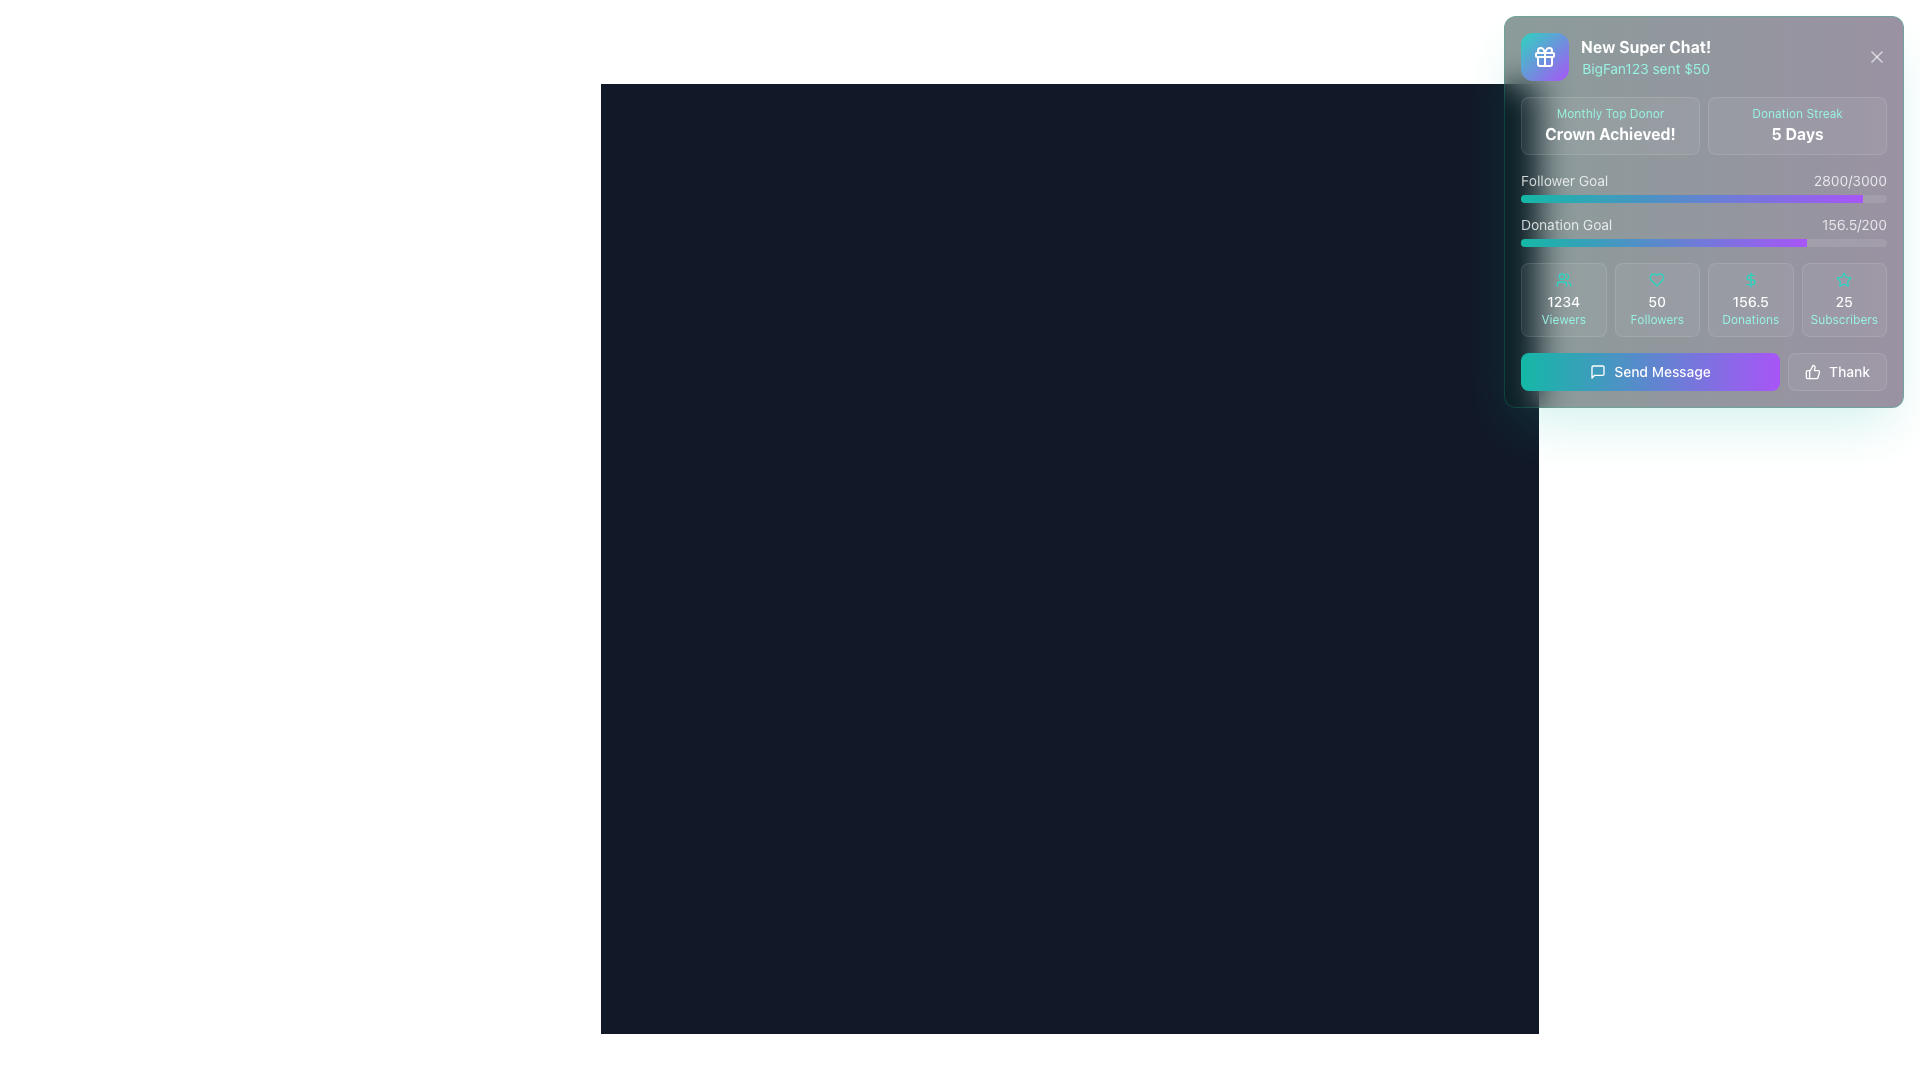 The height and width of the screenshot is (1080, 1920). I want to click on the progress indication of the narrow gradient progress bar located underneath the 'Follower Goal' text, which displays '2800/3000', so click(1703, 199).